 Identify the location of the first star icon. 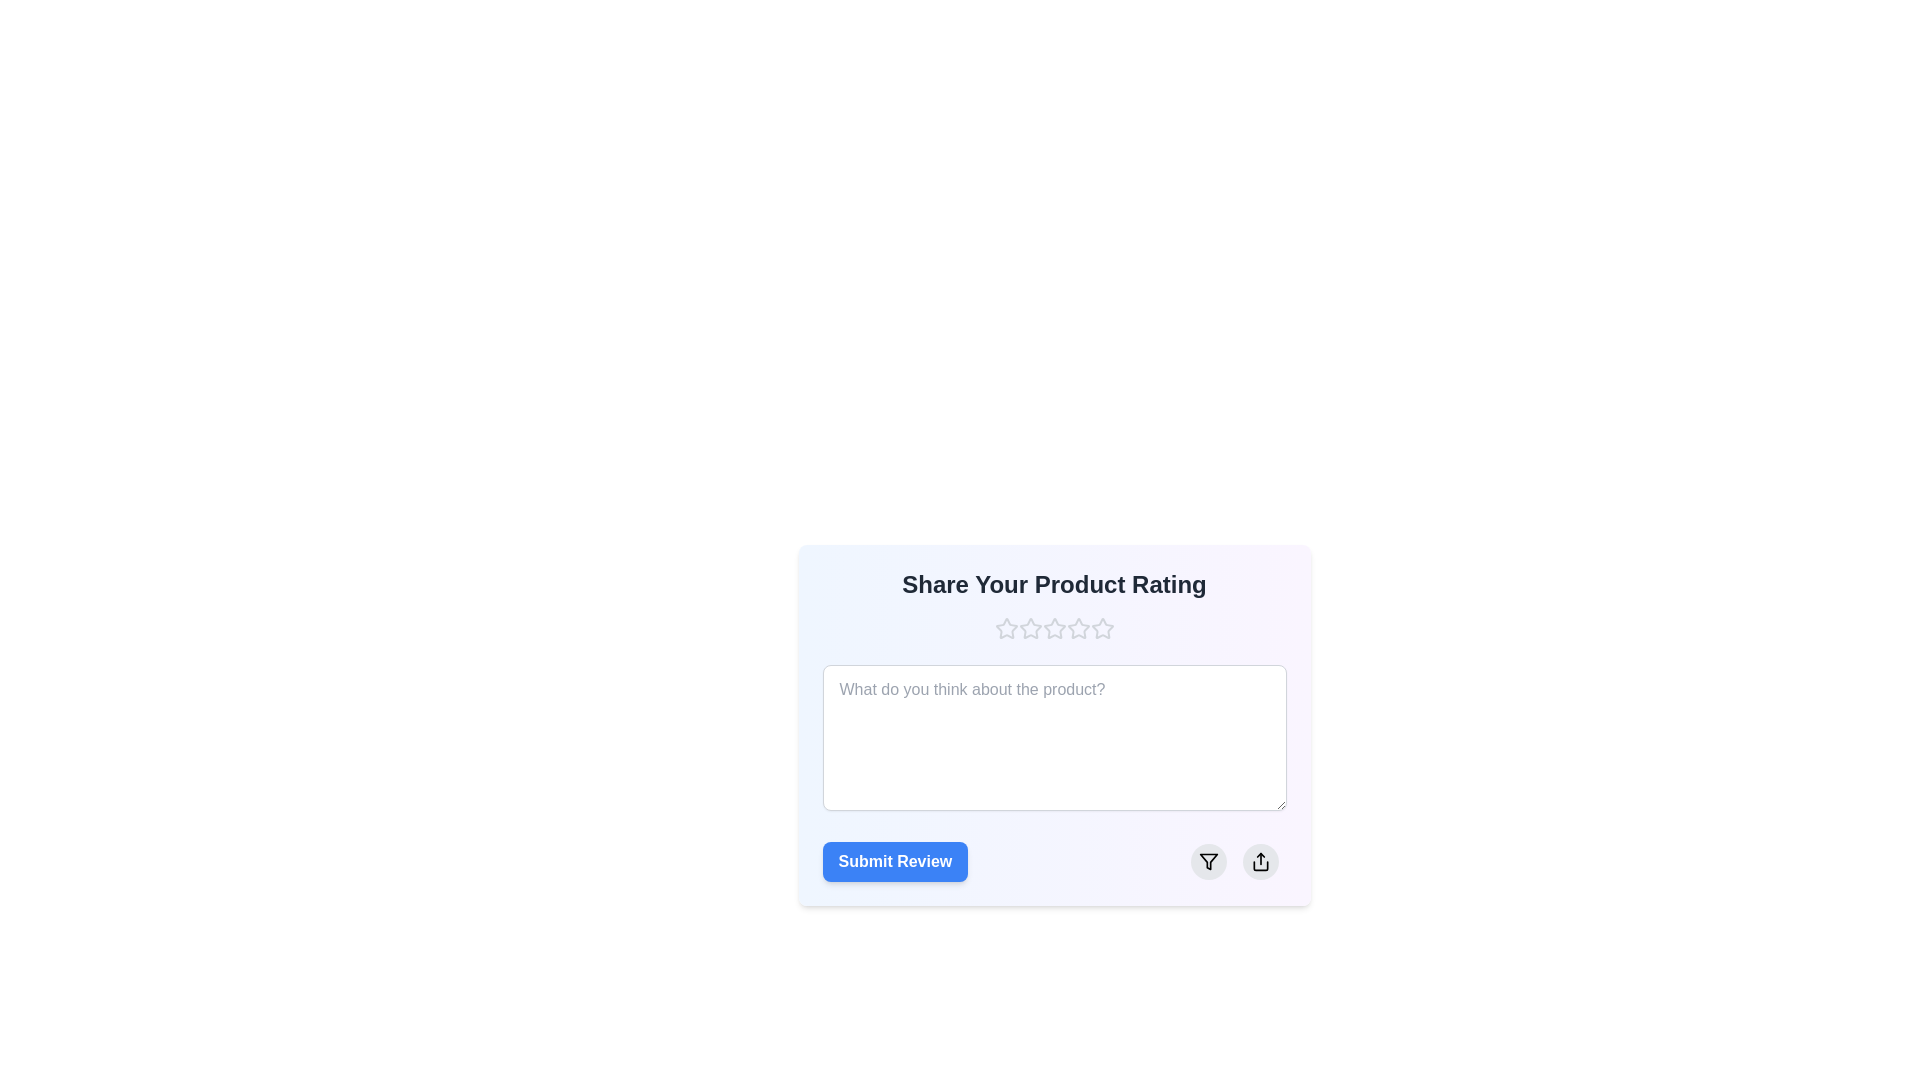
(1006, 627).